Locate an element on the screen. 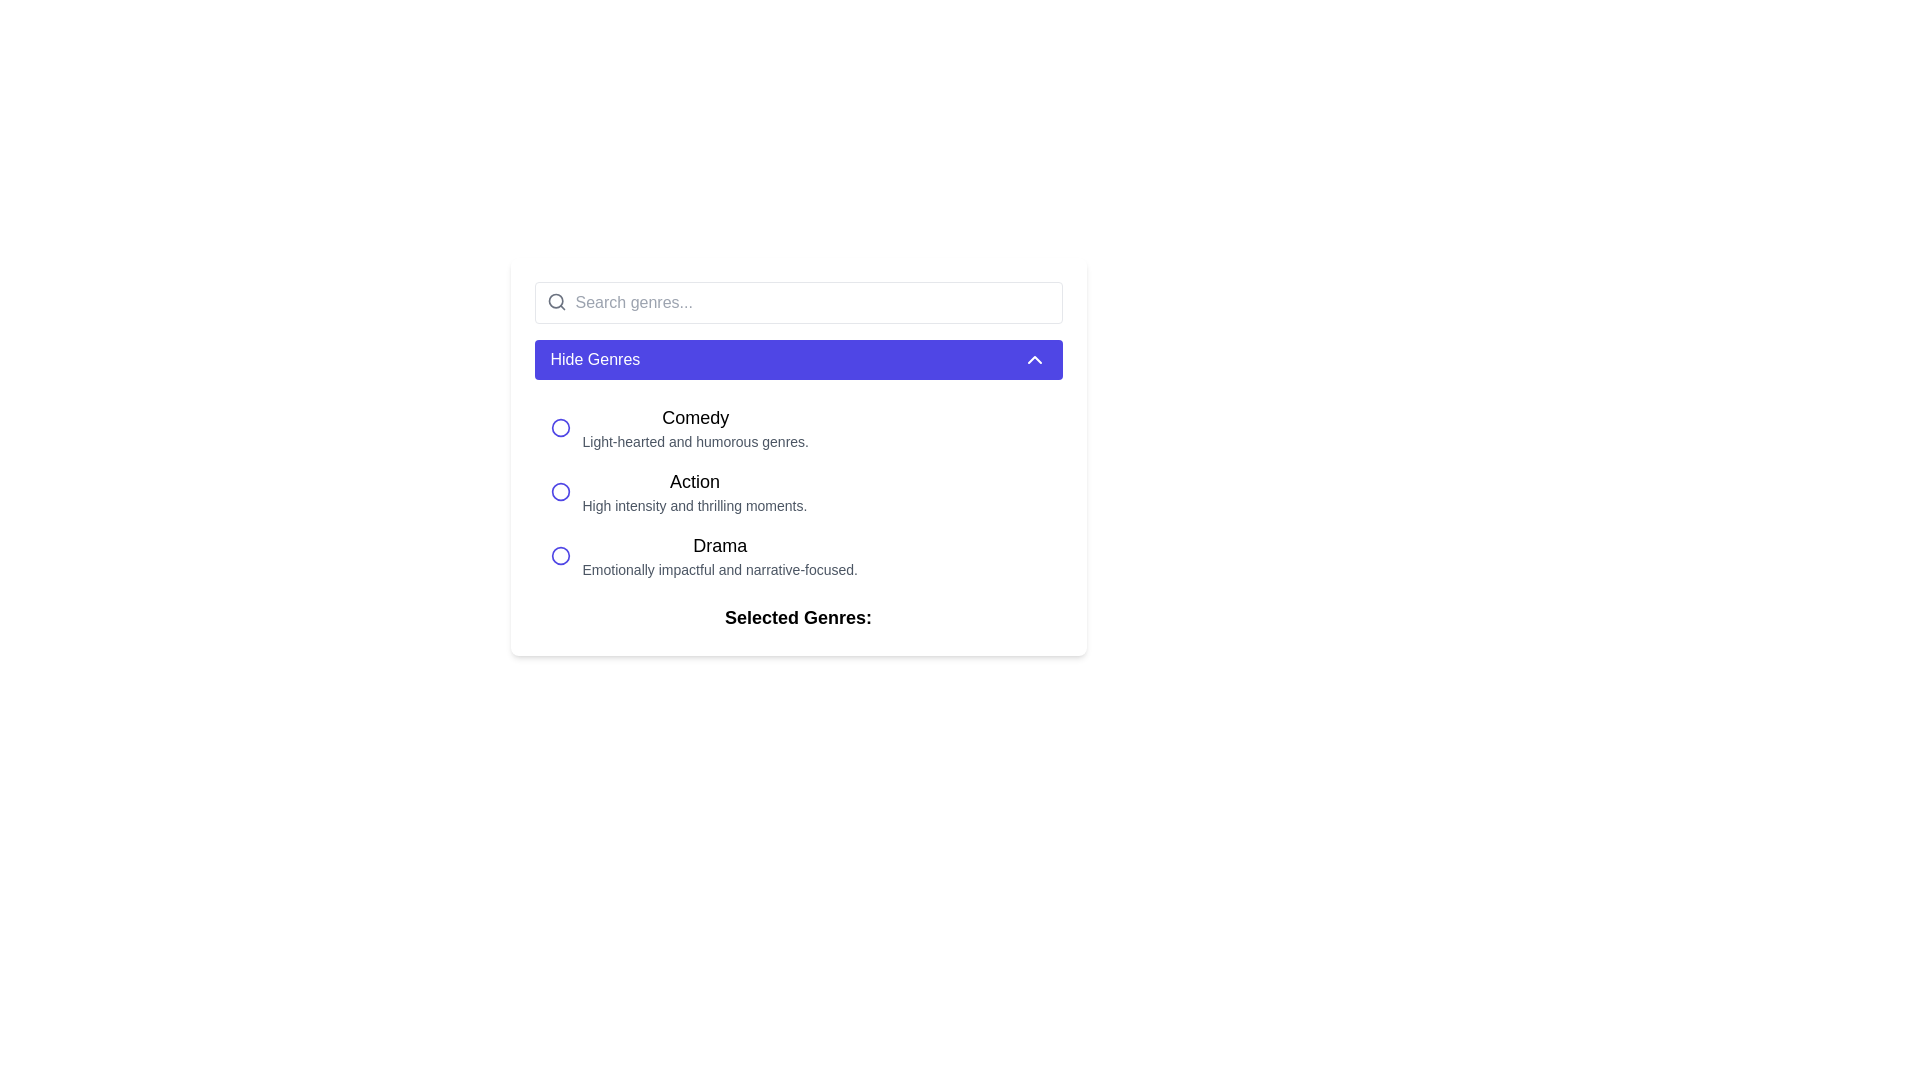 The width and height of the screenshot is (1920, 1080). the 'Comedy' genre label, which is the first item in the vertical list of selectable genres, located below the 'Hide Genres' toggle bar is located at coordinates (695, 427).